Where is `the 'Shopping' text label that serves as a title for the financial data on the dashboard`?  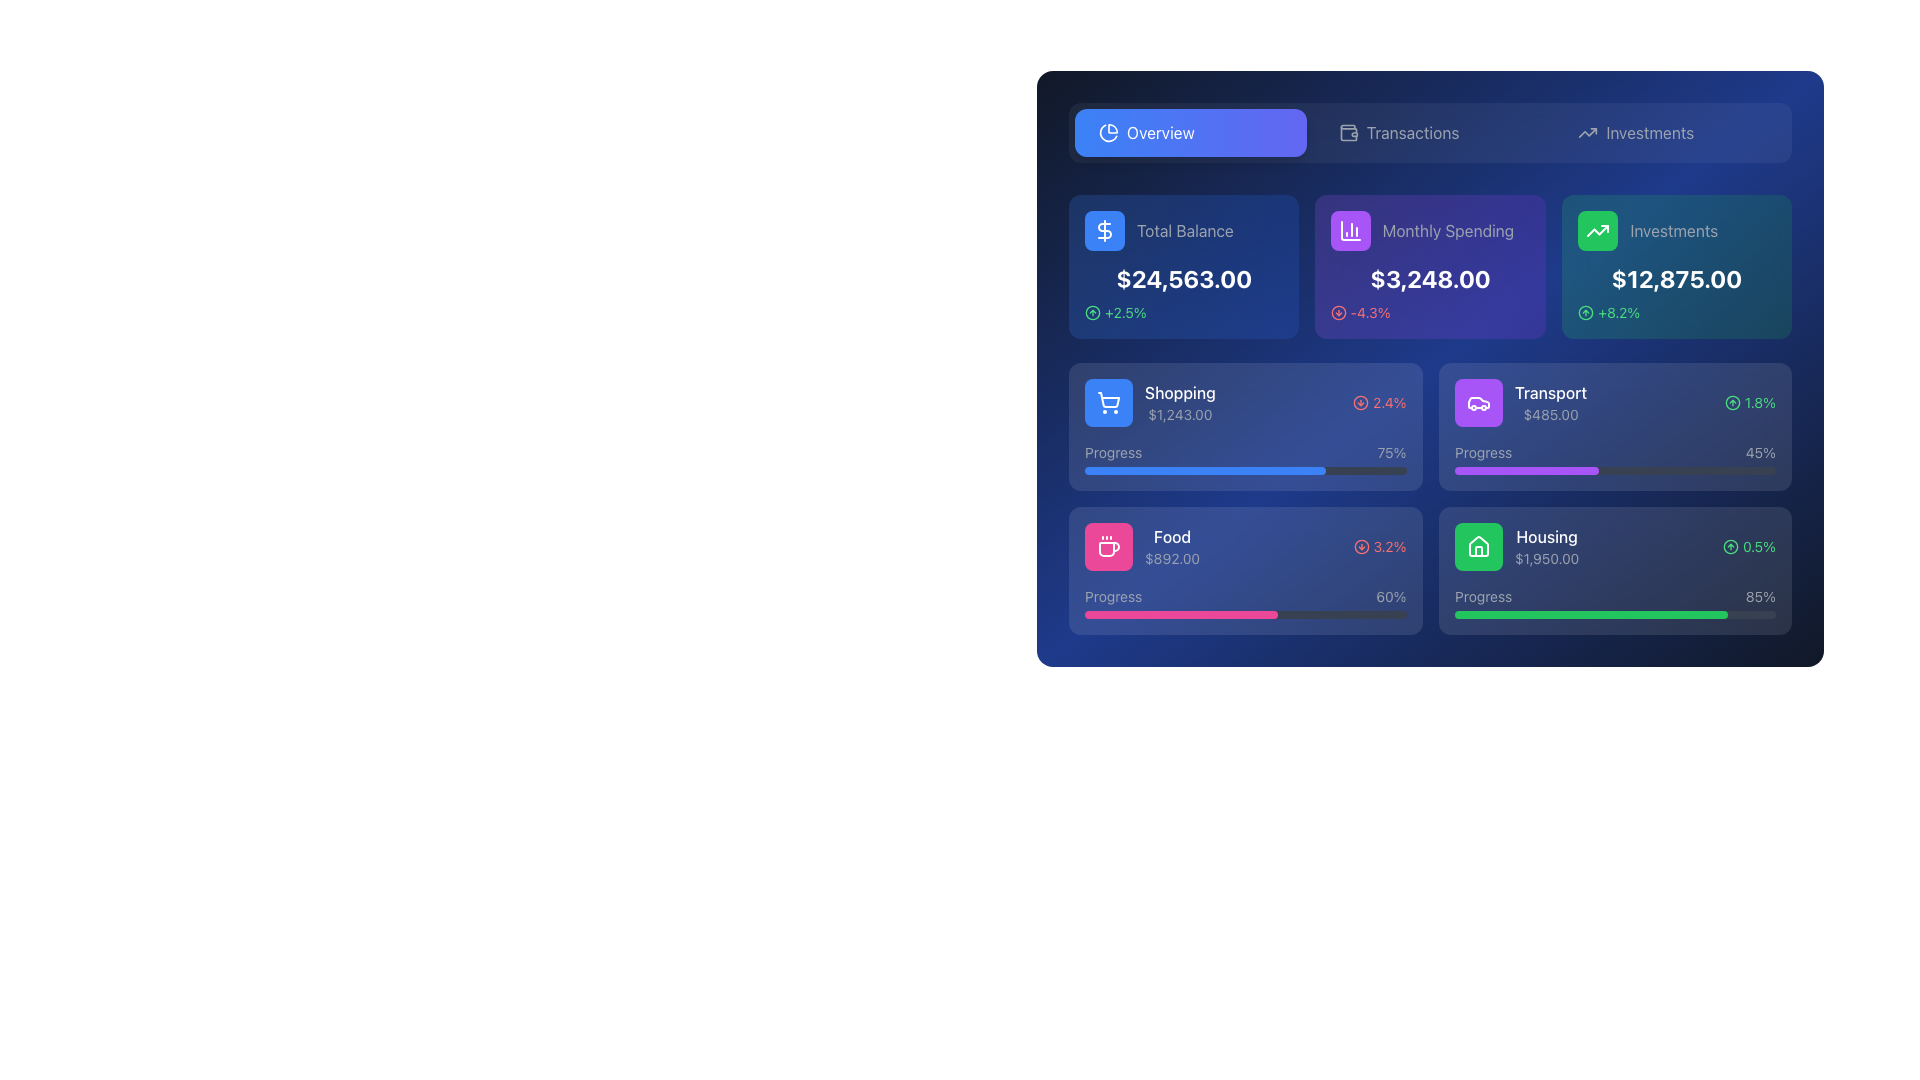
the 'Shopping' text label that serves as a title for the financial data on the dashboard is located at coordinates (1180, 393).